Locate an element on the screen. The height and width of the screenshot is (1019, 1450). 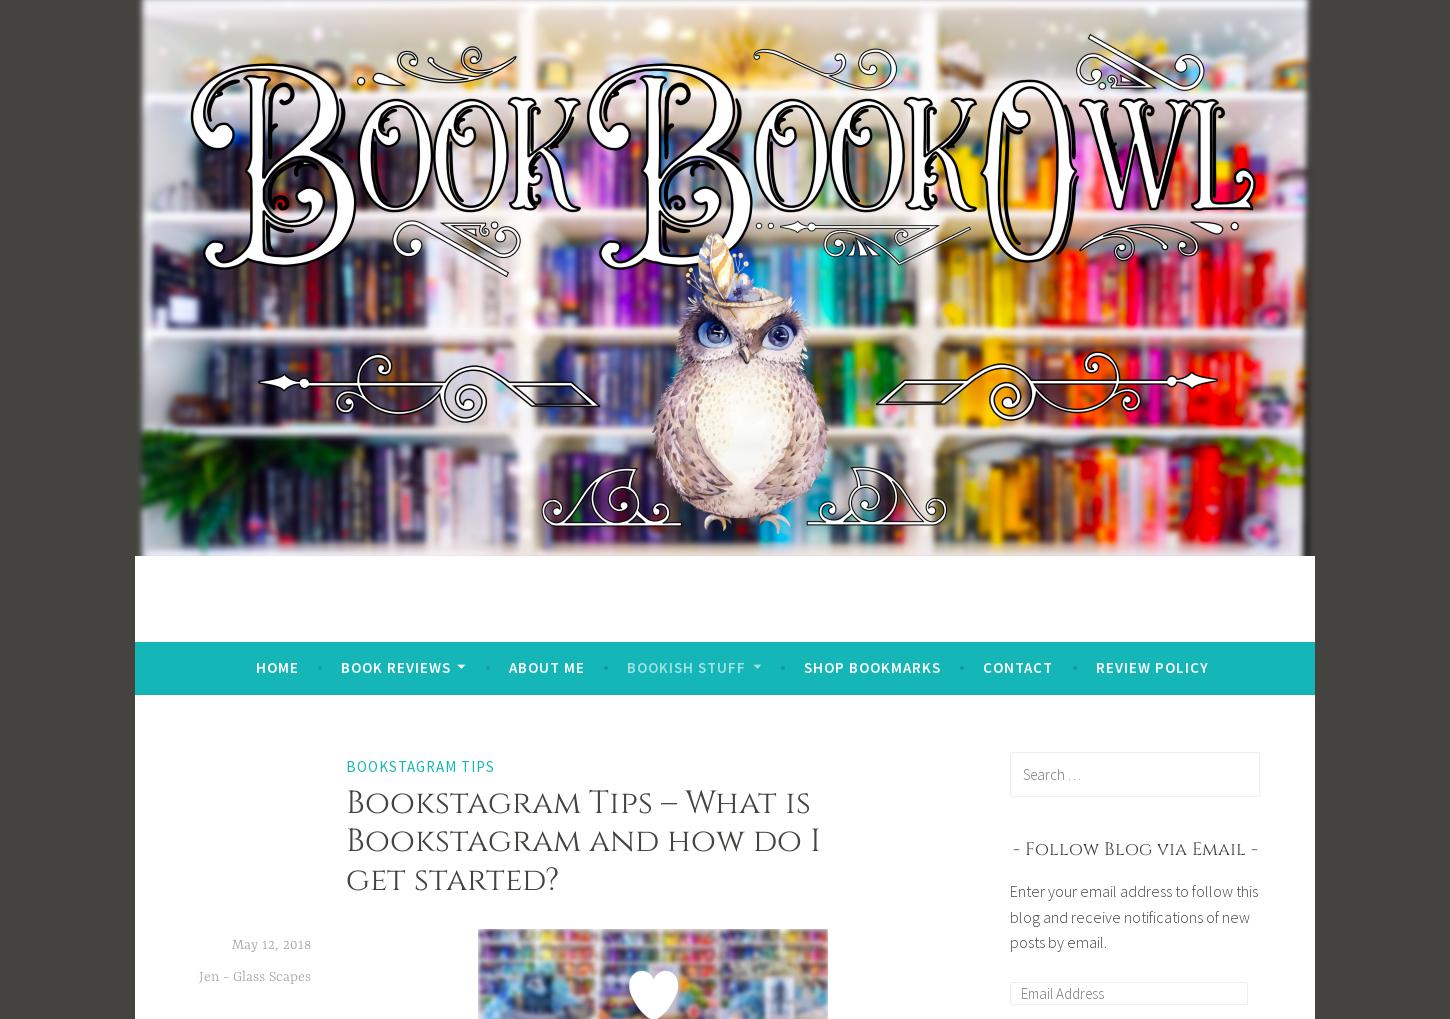
'Home' is located at coordinates (276, 665).